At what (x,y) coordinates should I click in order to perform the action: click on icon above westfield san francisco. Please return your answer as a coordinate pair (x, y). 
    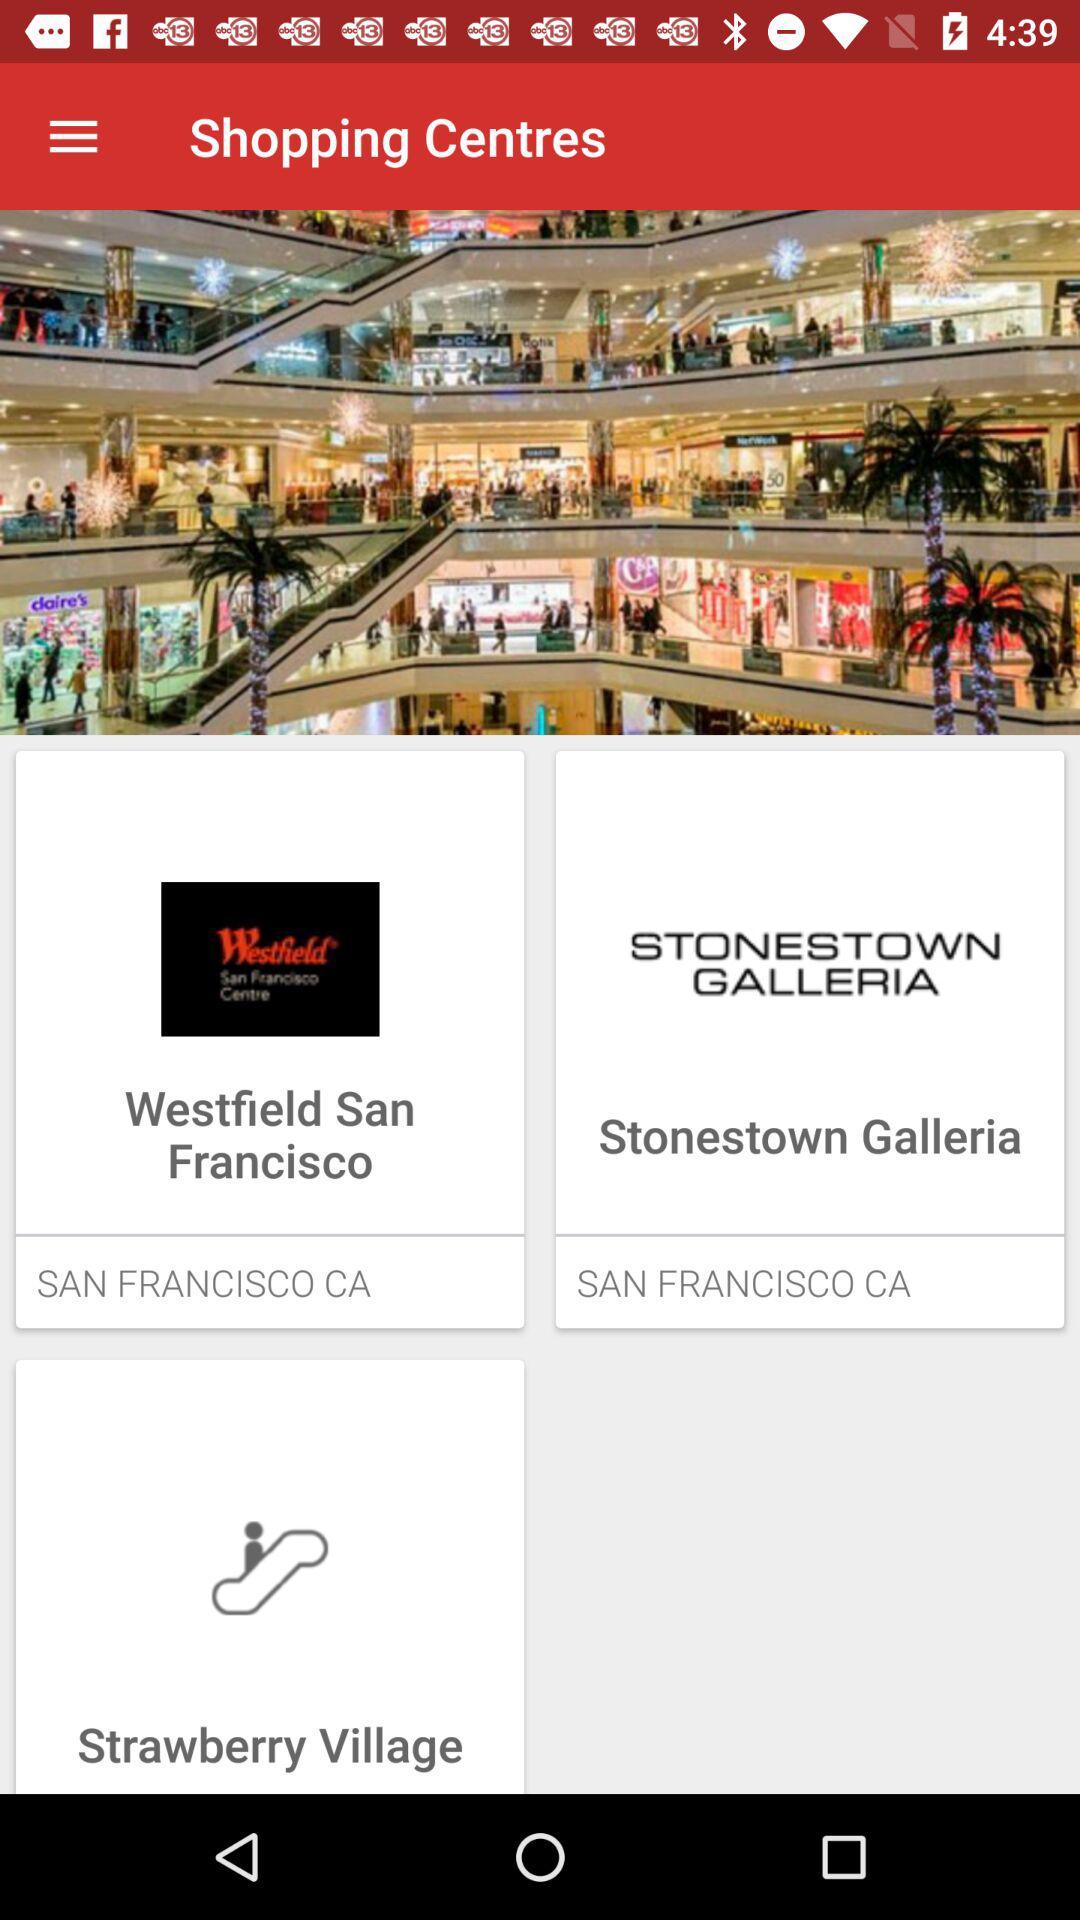
    Looking at the image, I should click on (270, 958).